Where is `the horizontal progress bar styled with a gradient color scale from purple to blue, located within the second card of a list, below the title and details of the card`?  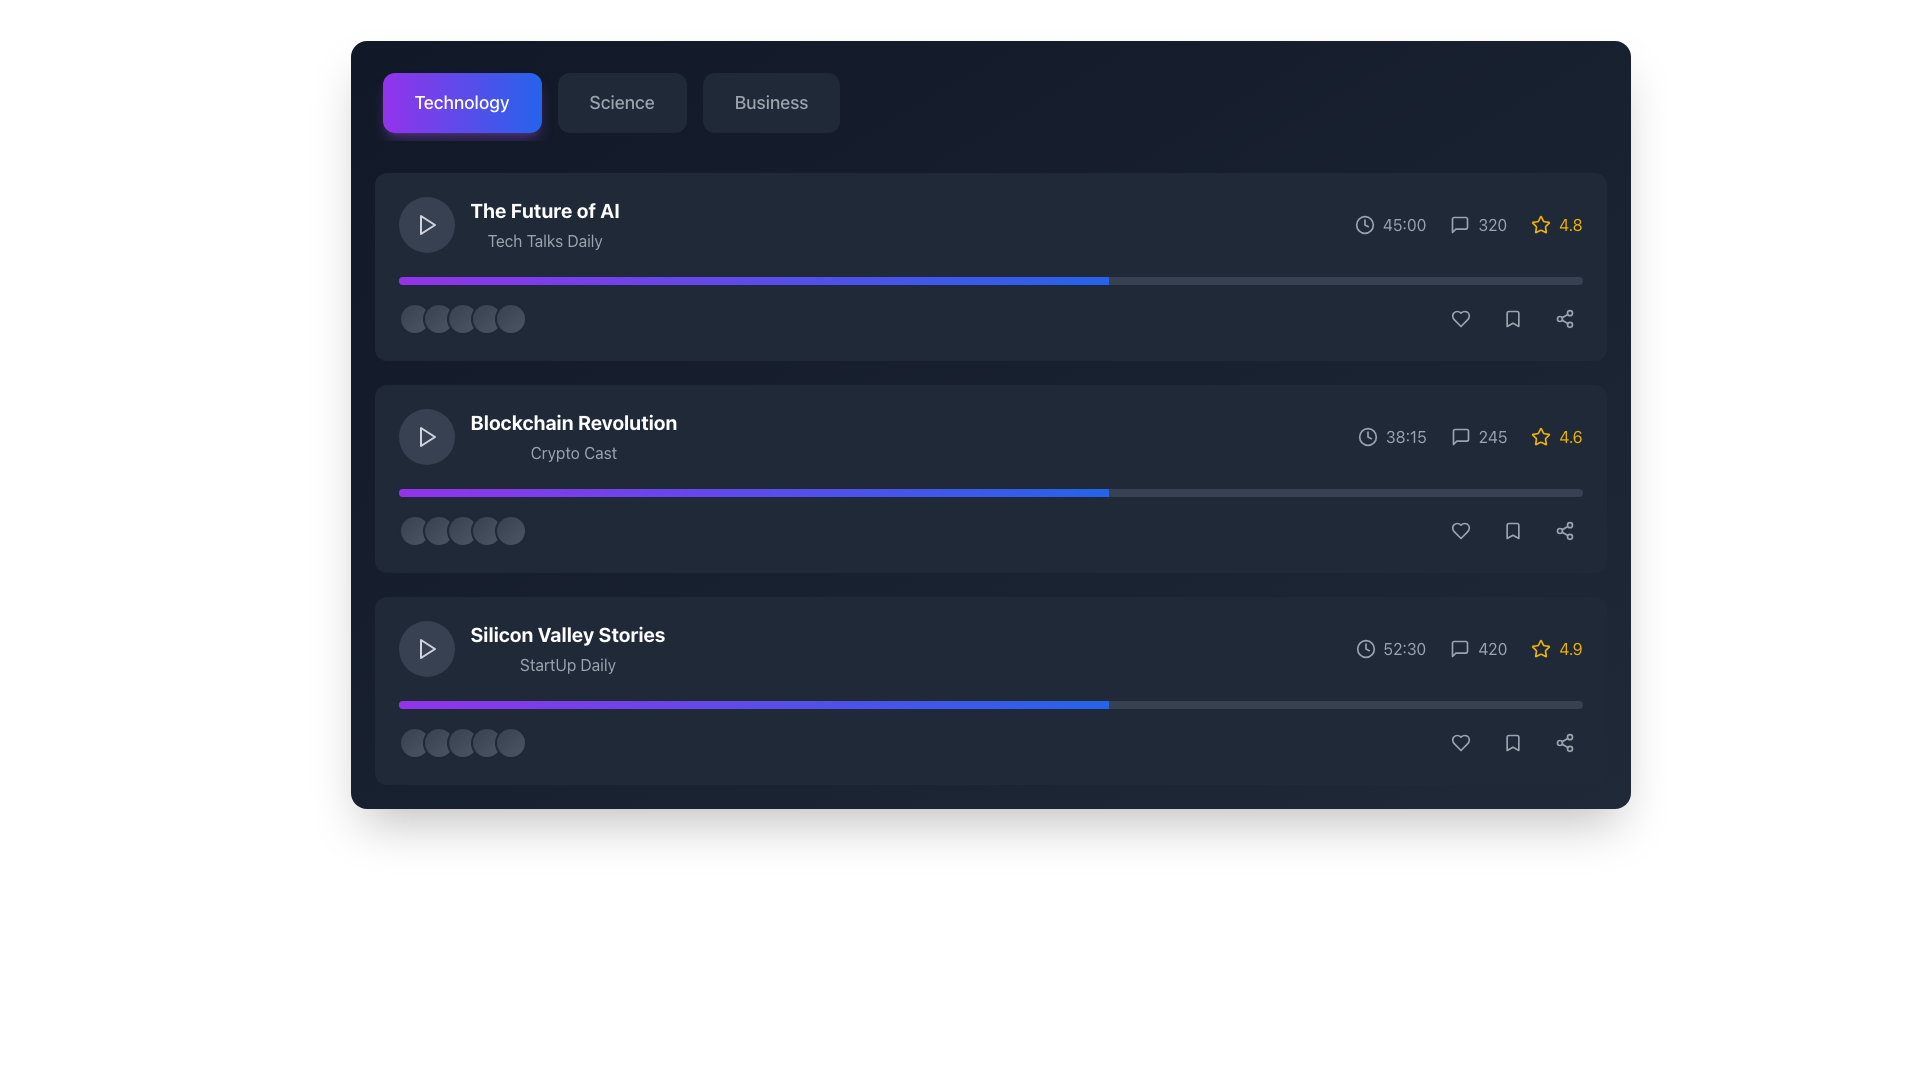
the horizontal progress bar styled with a gradient color scale from purple to blue, located within the second card of a list, below the title and details of the card is located at coordinates (990, 493).